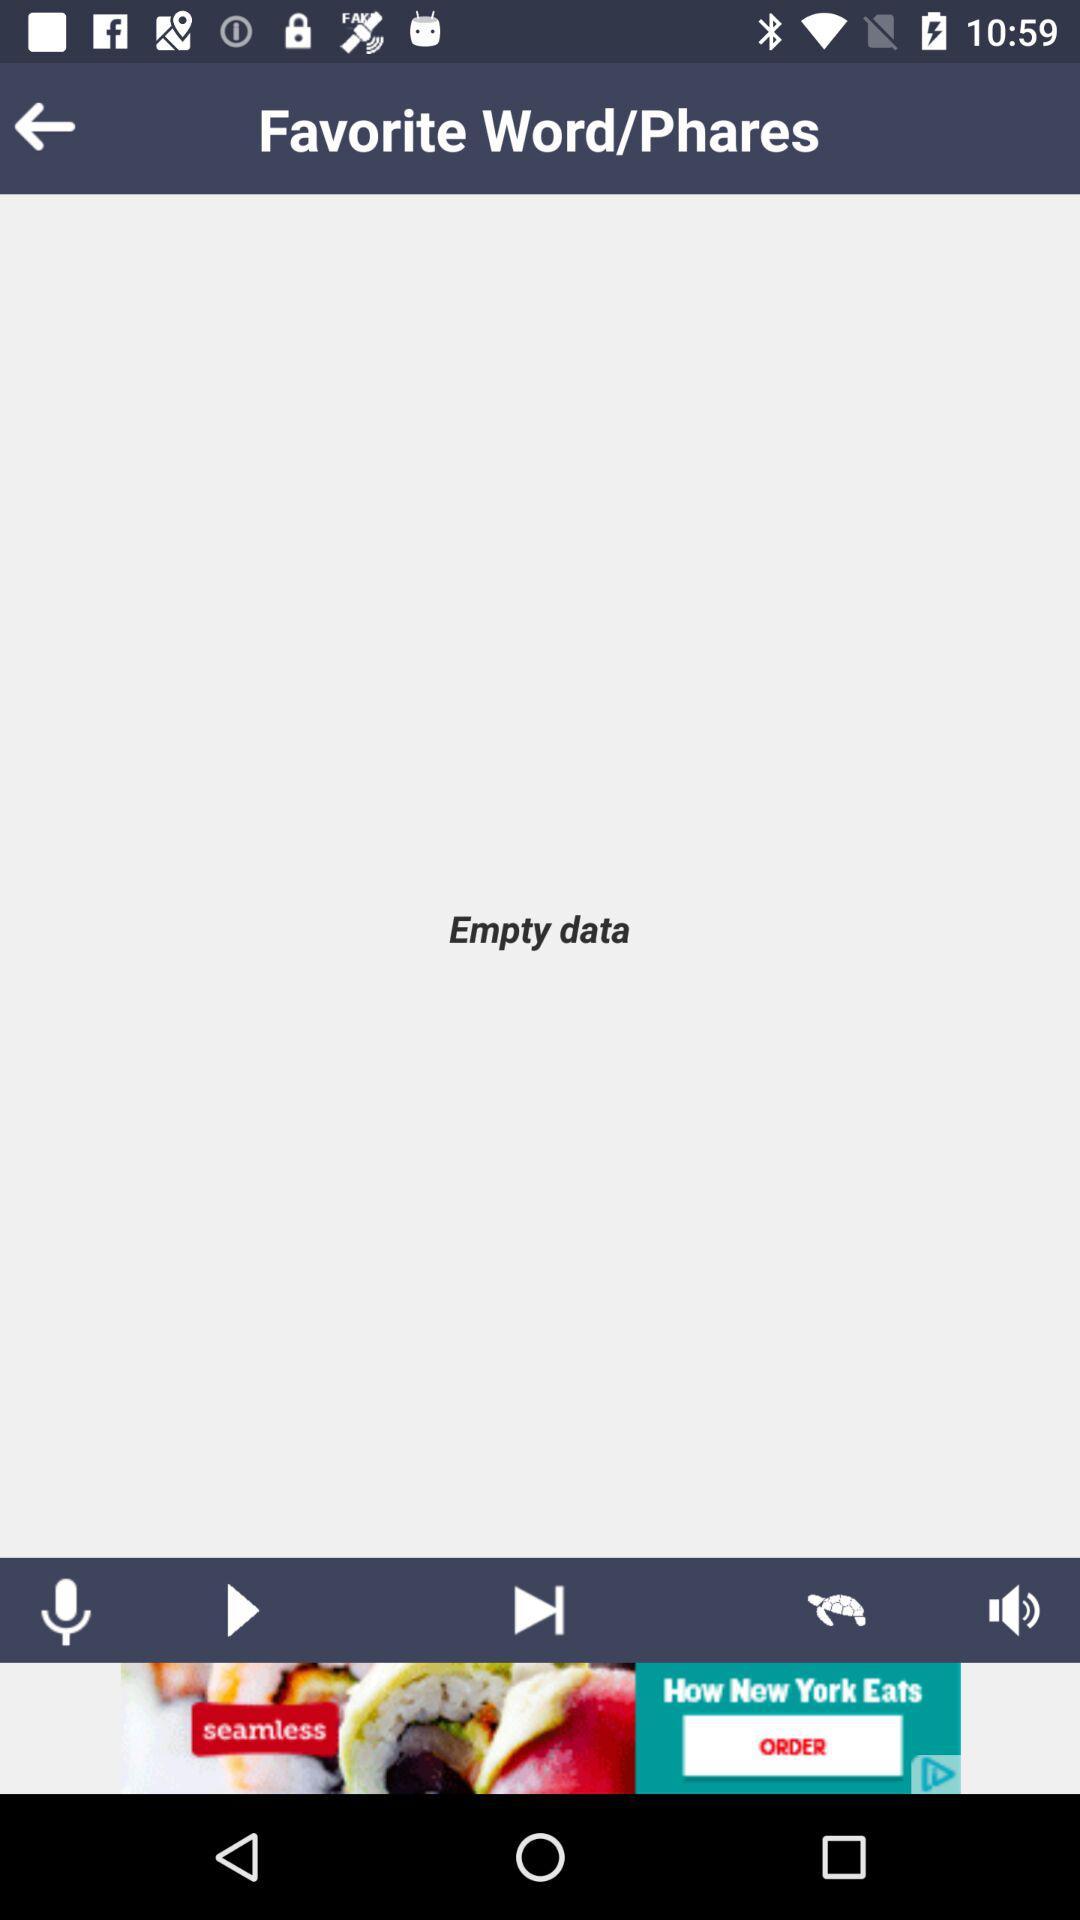 Image resolution: width=1080 pixels, height=1920 pixels. Describe the element at coordinates (242, 1610) in the screenshot. I see `to play` at that location.